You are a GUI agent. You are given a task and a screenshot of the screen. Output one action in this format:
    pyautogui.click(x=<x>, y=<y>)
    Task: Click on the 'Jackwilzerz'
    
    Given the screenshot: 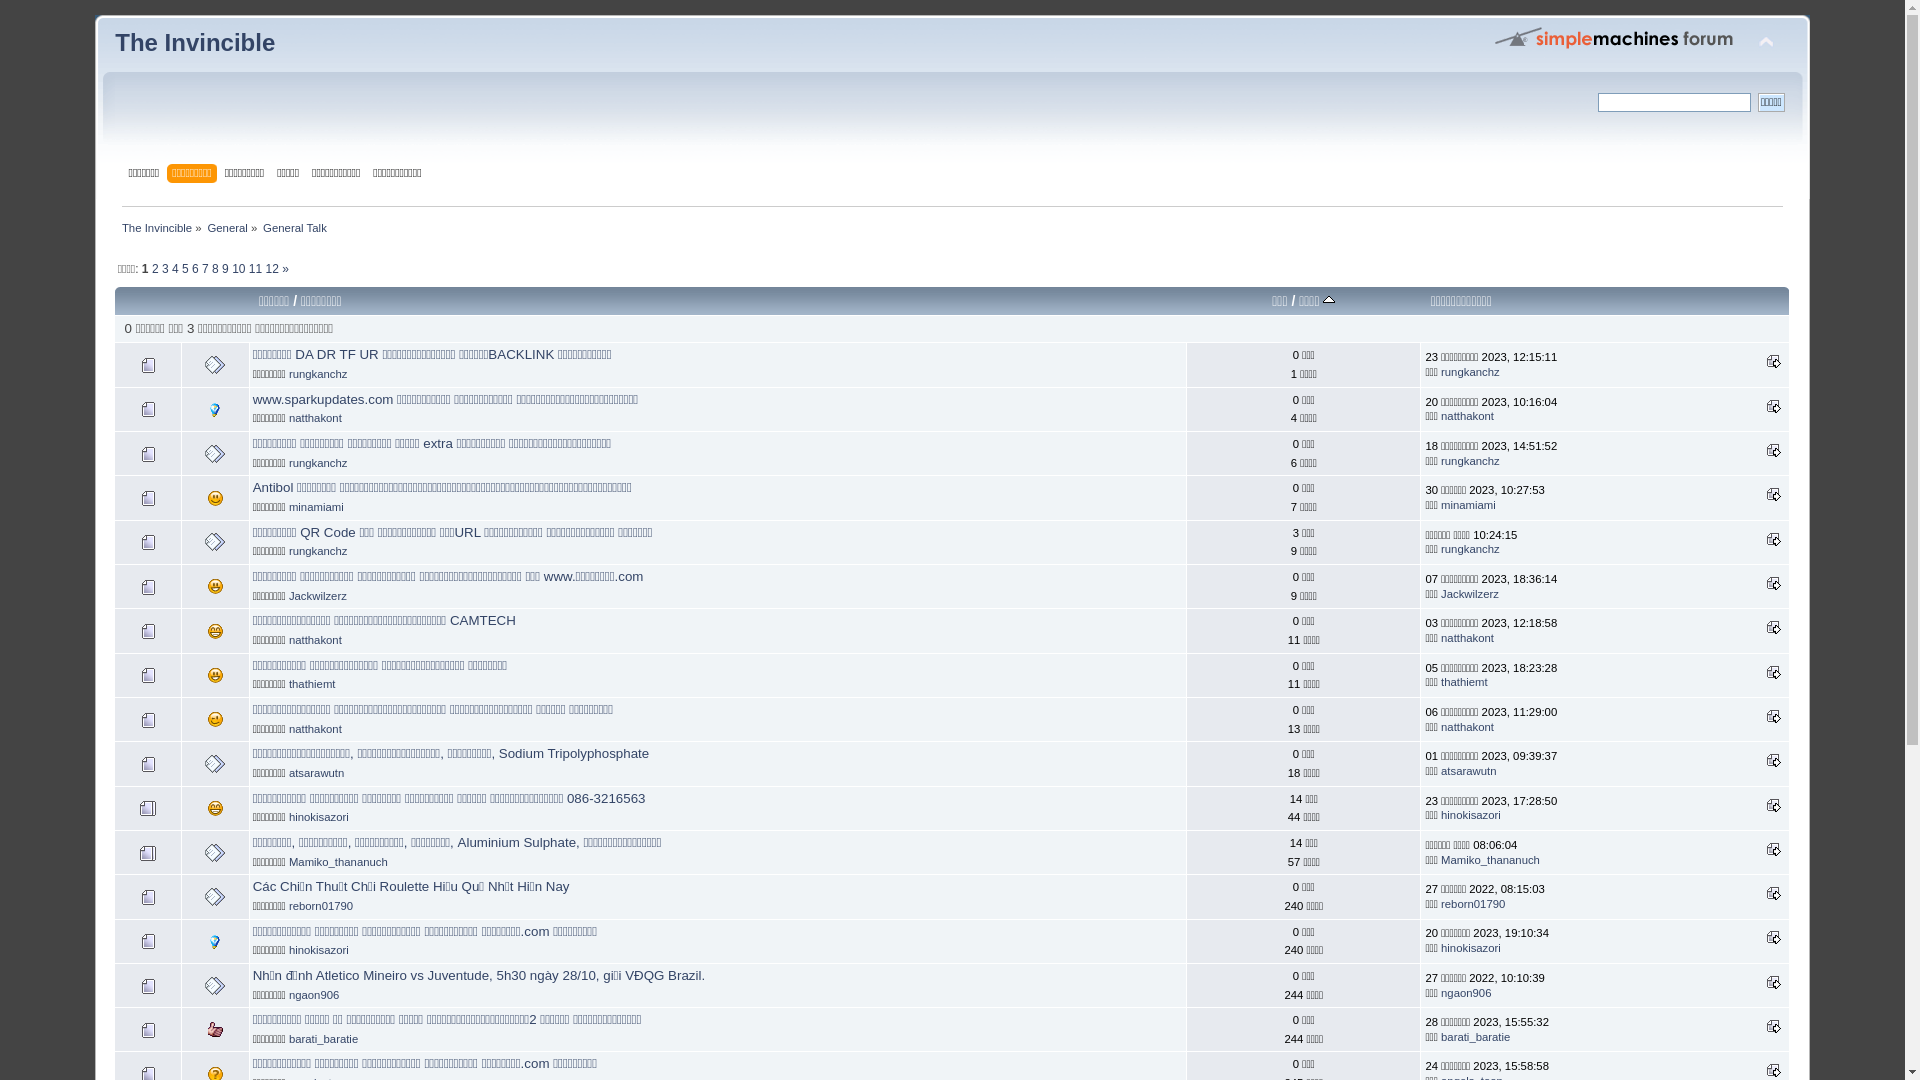 What is the action you would take?
    pyautogui.click(x=1469, y=593)
    